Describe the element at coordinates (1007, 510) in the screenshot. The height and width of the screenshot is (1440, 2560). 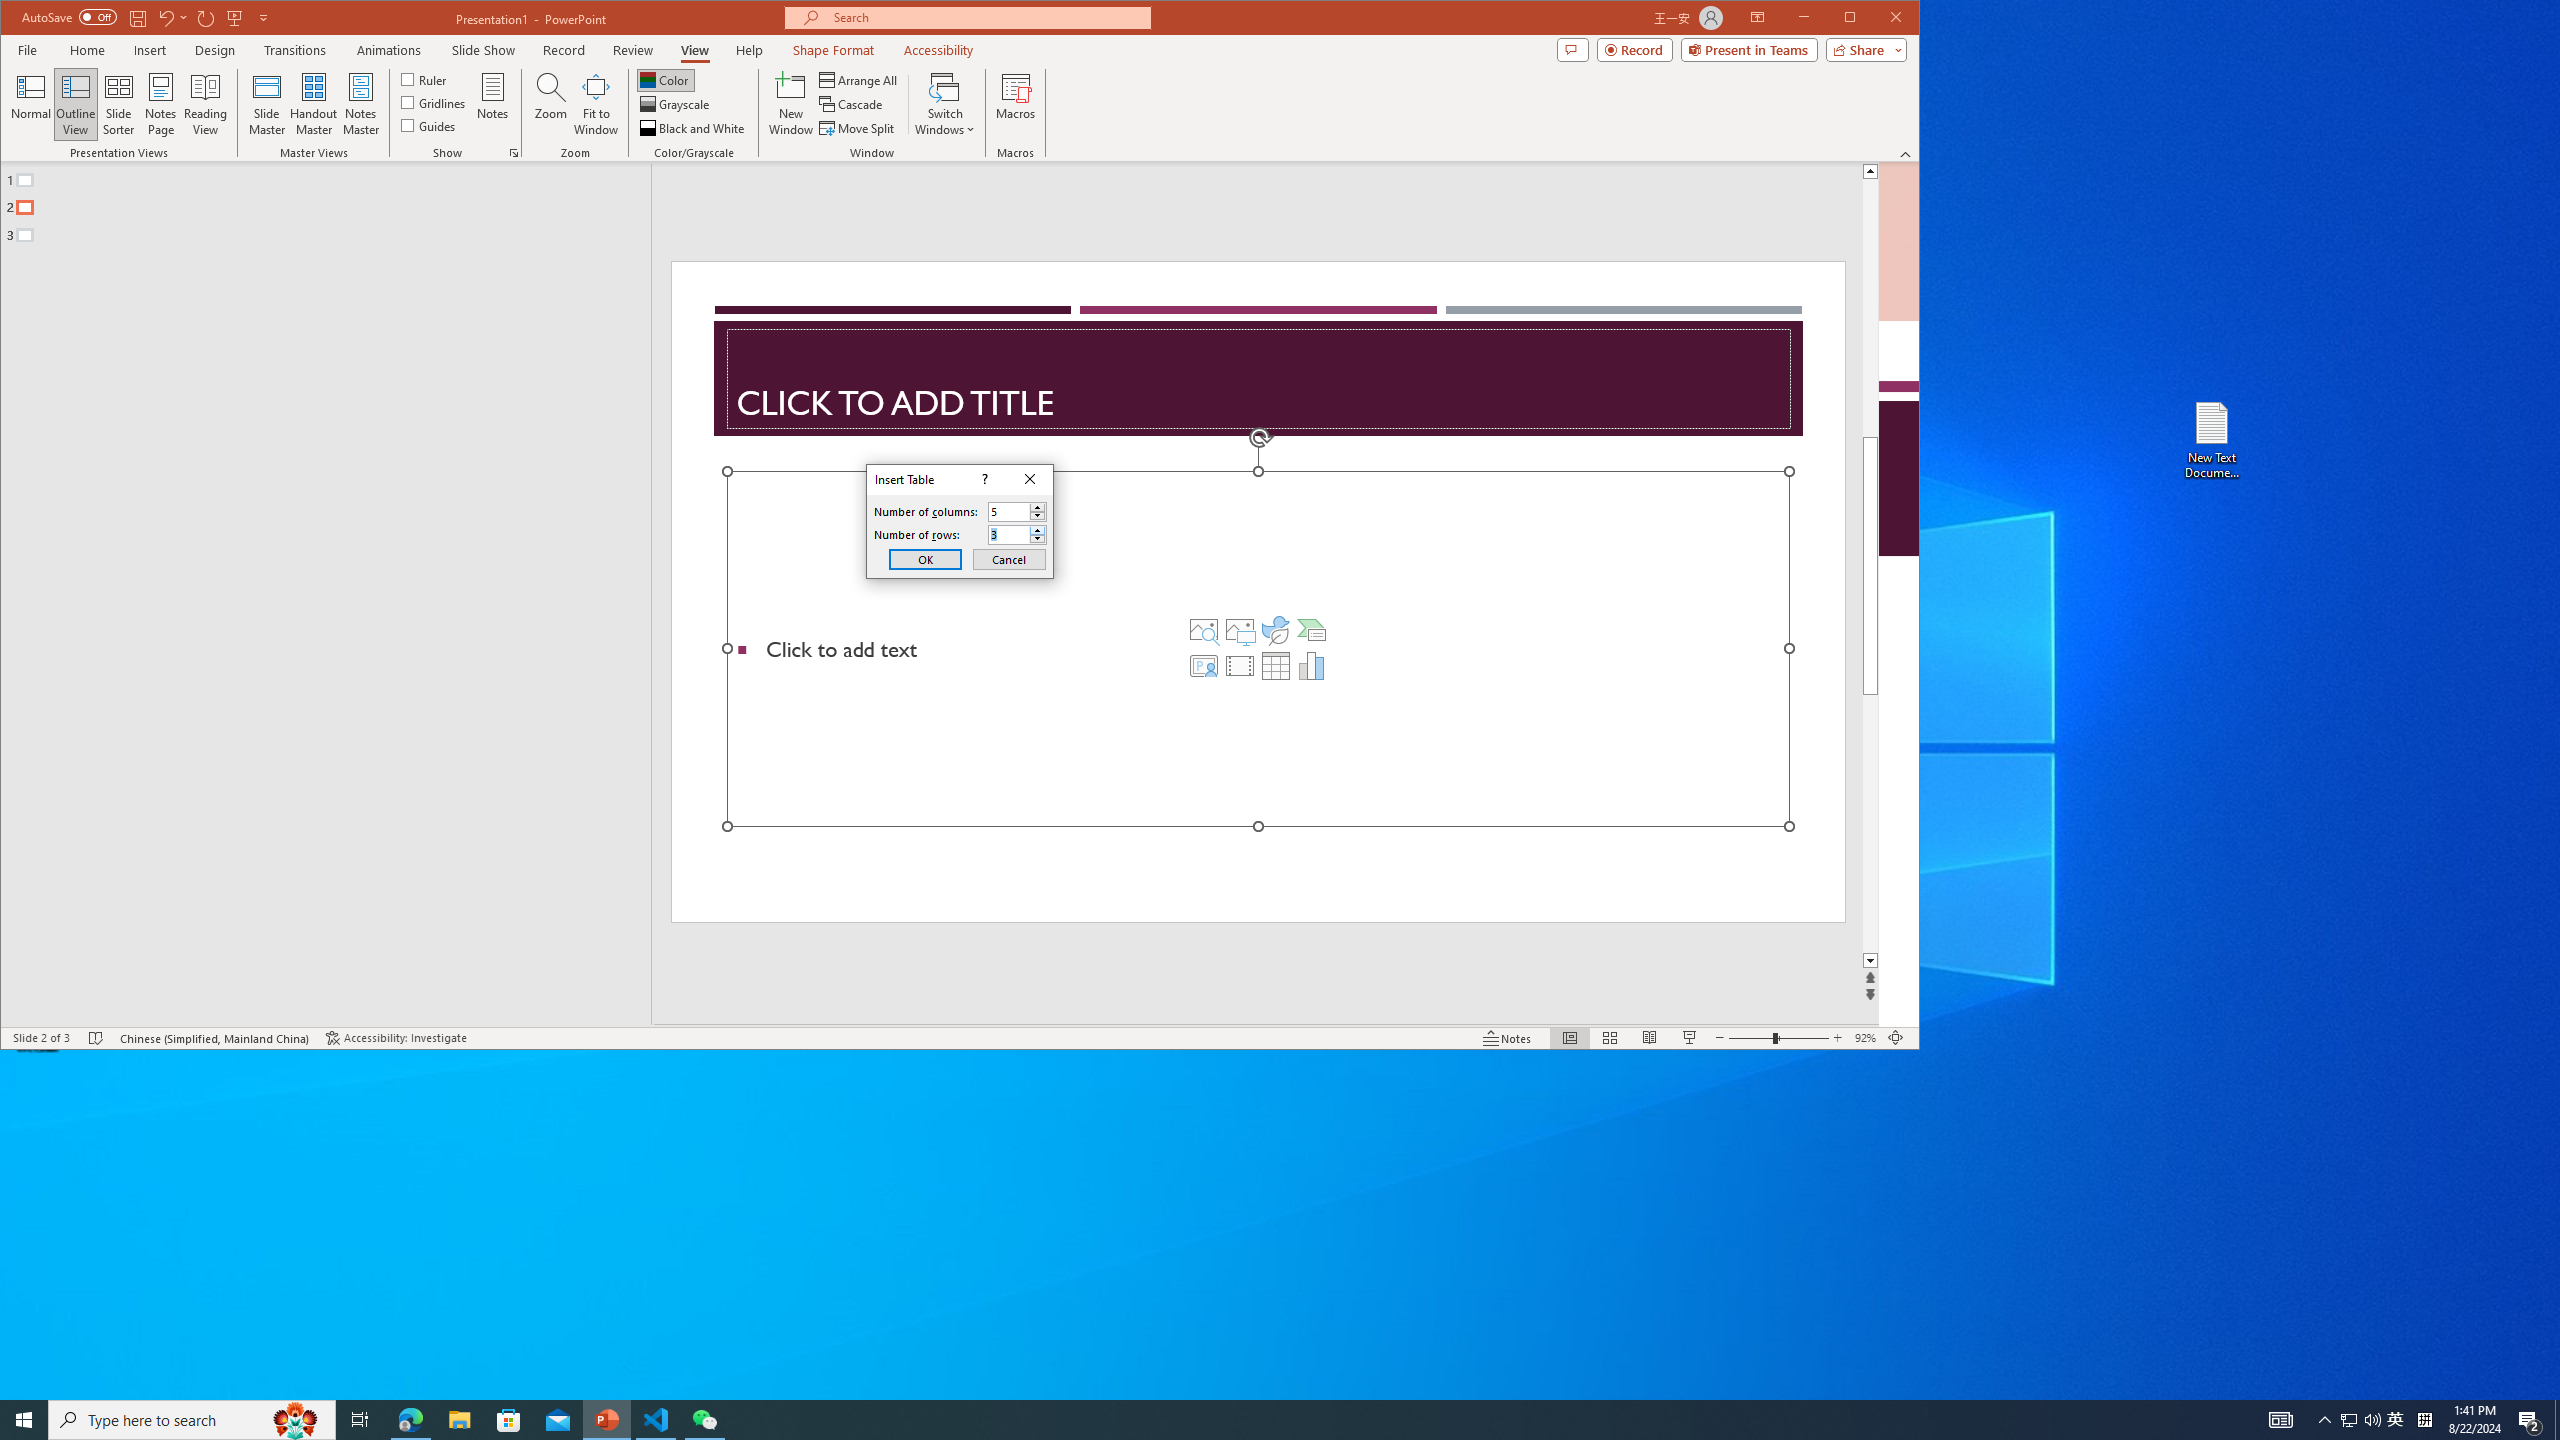
I see `'Number of columns'` at that location.